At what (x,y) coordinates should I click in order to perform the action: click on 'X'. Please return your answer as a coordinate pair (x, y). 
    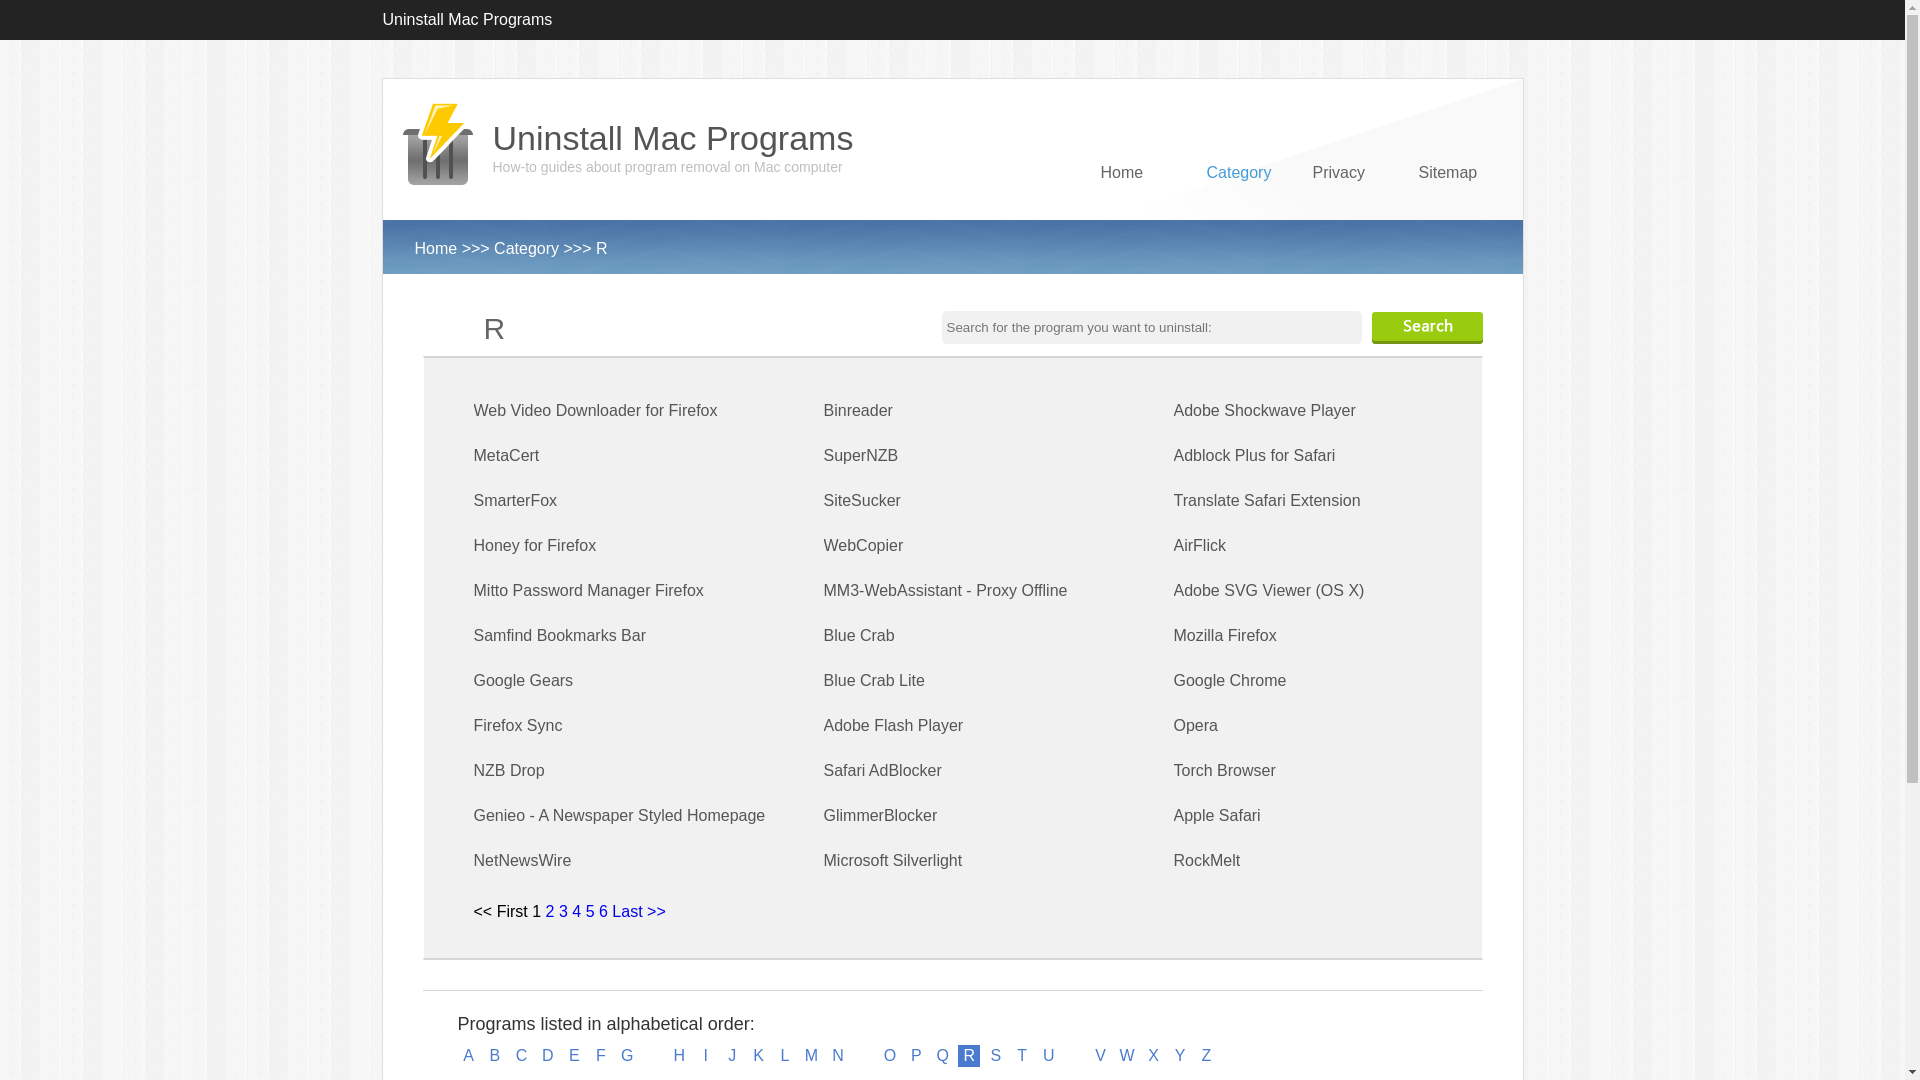
    Looking at the image, I should click on (1153, 1055).